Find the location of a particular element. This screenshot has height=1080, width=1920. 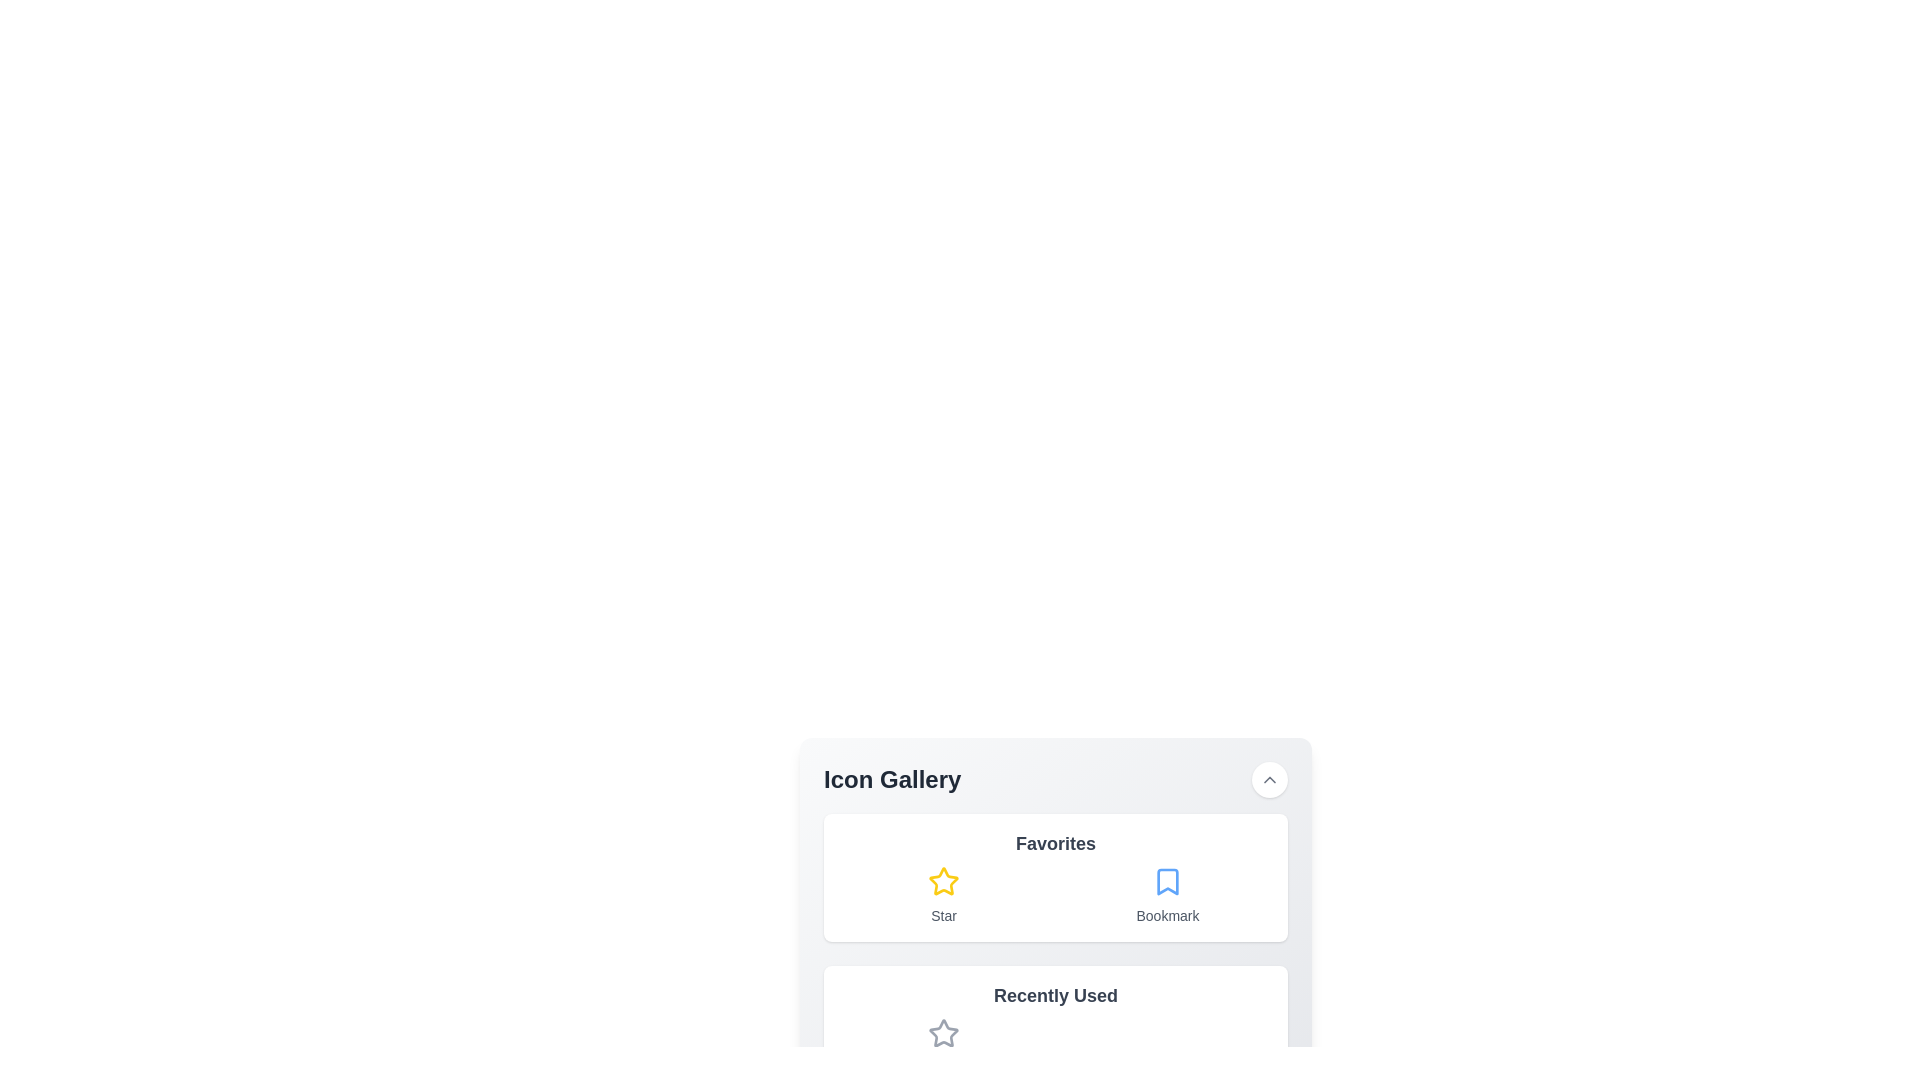

the star-shaped icon with a gray outlined style located in the 'Recently Used' group, positioned above the 'Star Empty' label is located at coordinates (943, 1033).